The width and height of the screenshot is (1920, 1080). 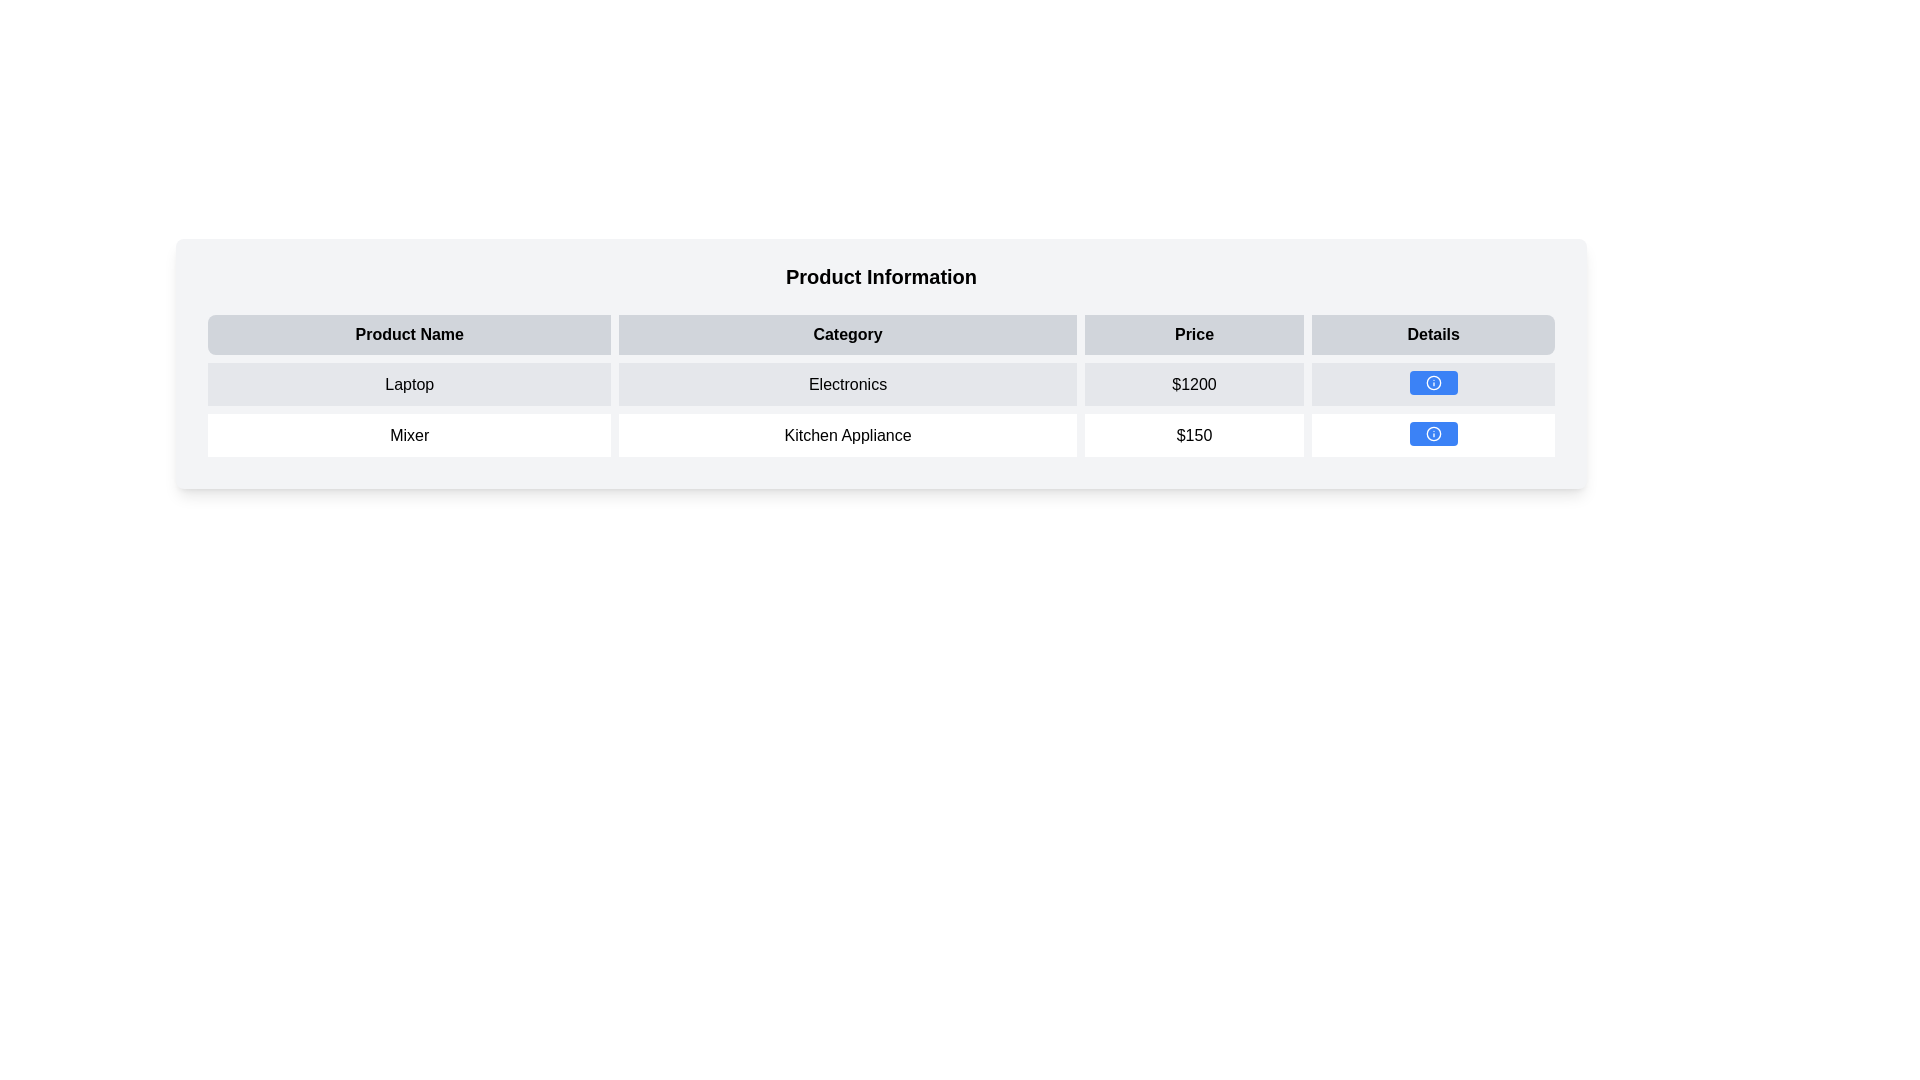 I want to click on the 'Electronics' text label, which is the second column in a tabular layout, aligning with the 'Category' header and positioned beside 'Laptop' and '$1200', so click(x=848, y=384).